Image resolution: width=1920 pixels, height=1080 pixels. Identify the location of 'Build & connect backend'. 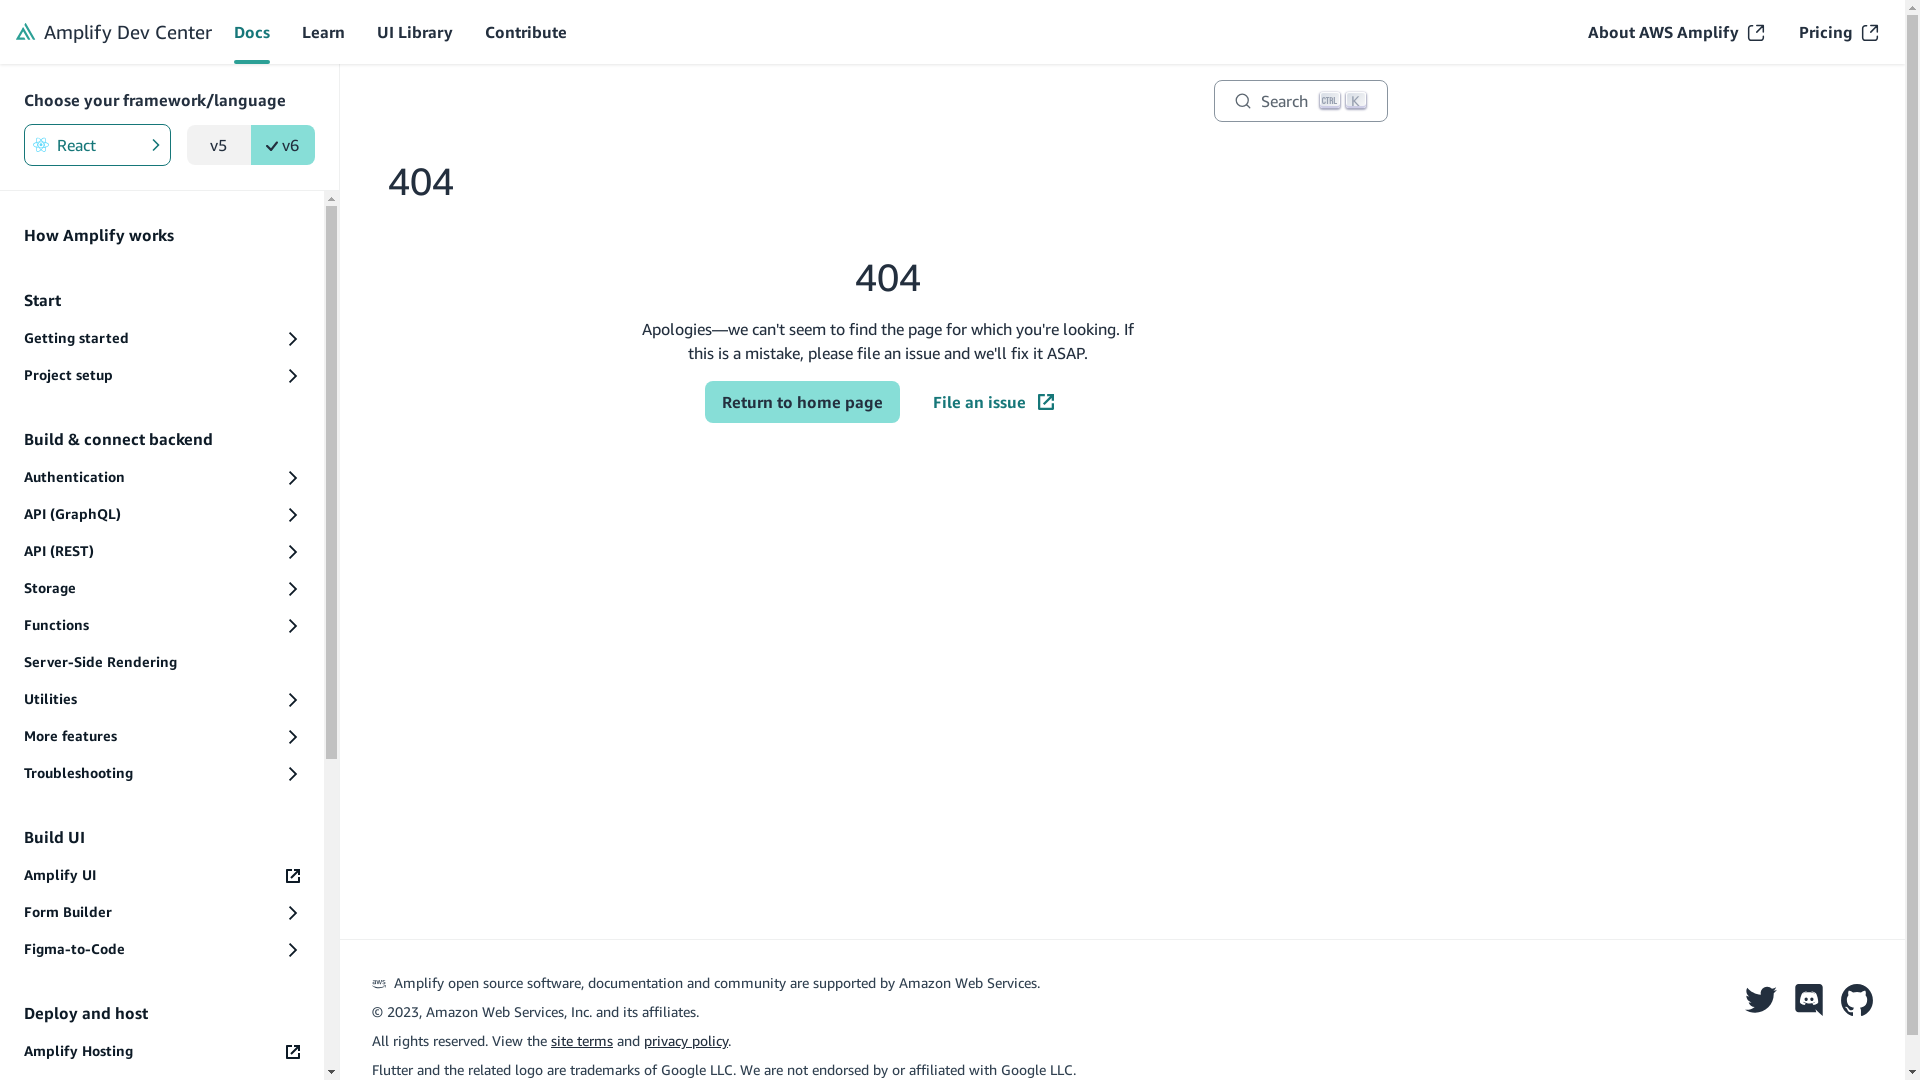
(162, 438).